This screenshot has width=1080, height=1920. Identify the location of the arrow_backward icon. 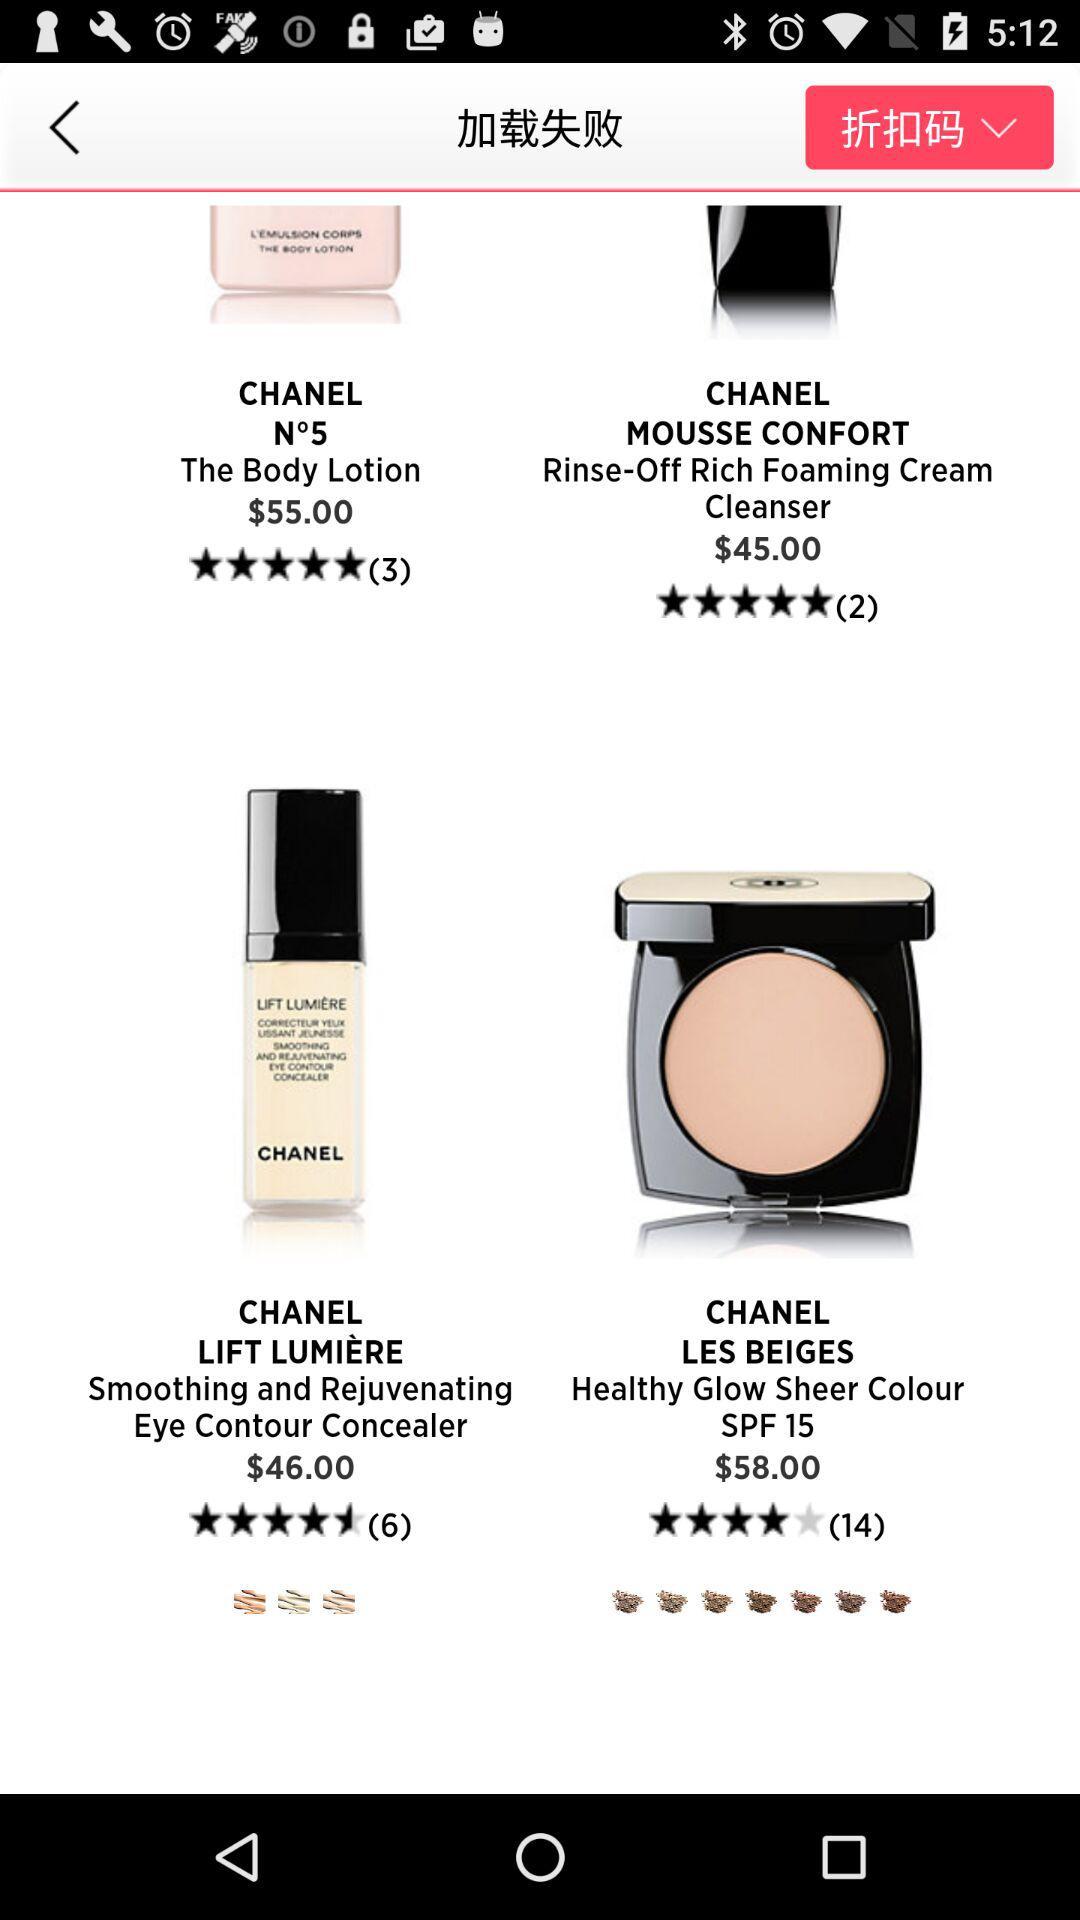
(63, 135).